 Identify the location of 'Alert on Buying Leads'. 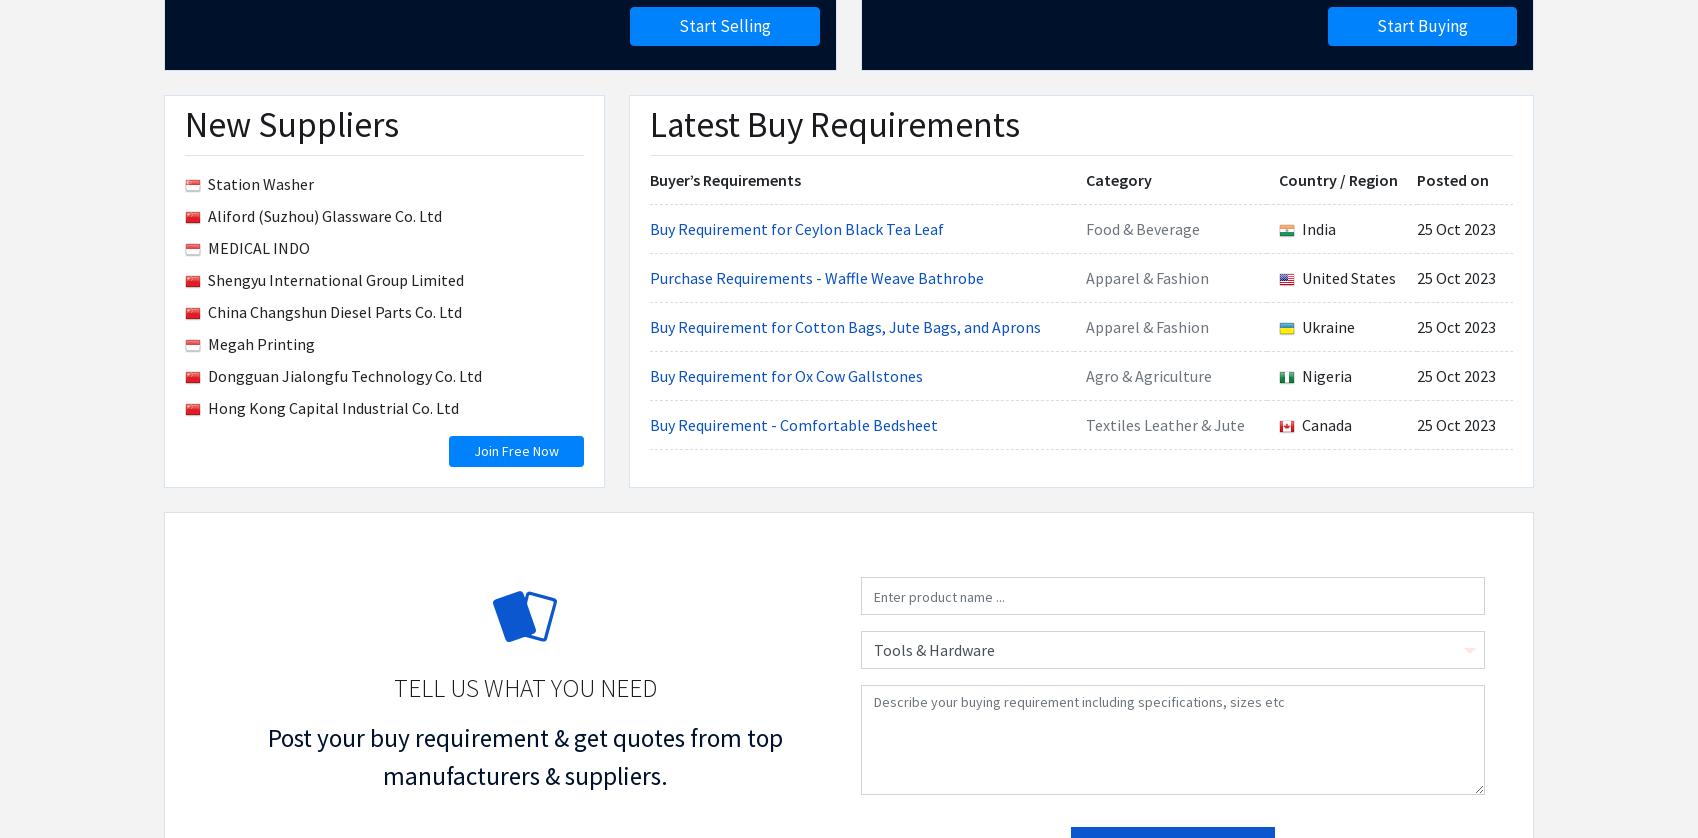
(572, 127).